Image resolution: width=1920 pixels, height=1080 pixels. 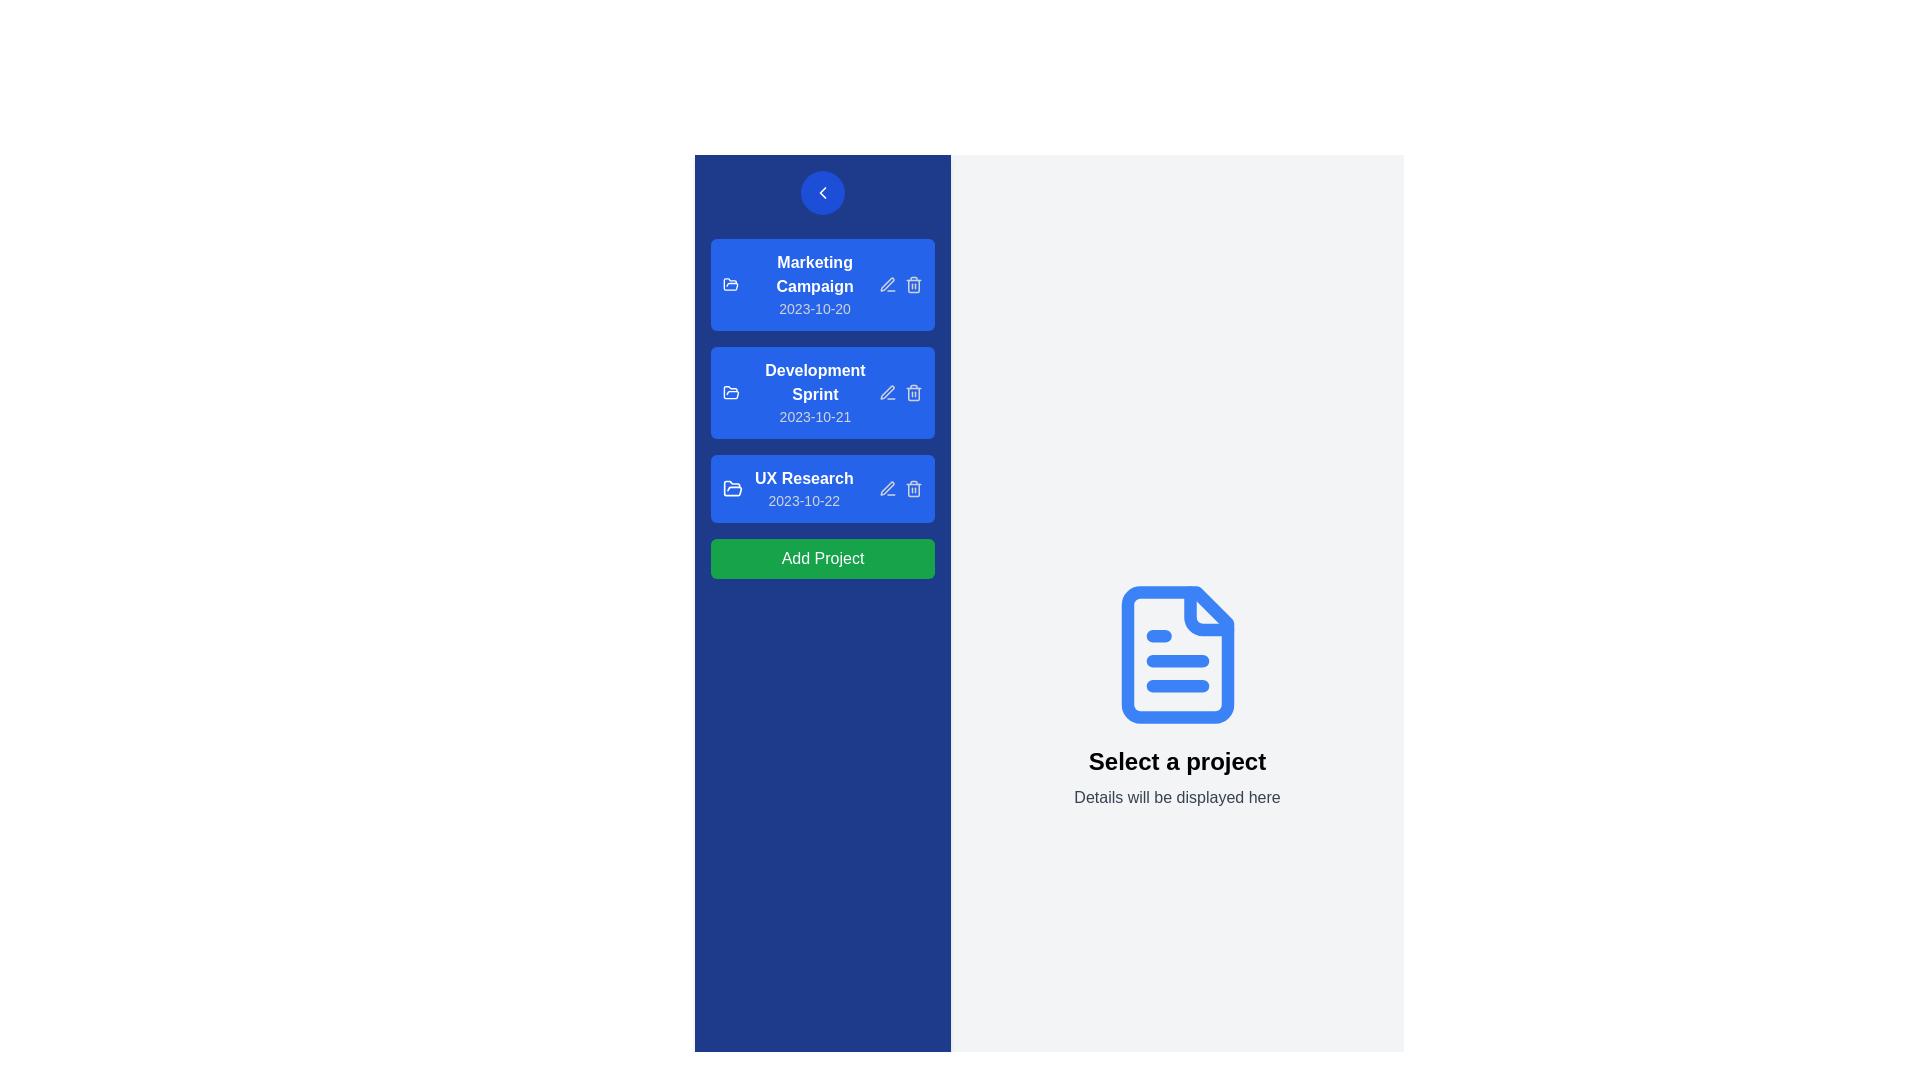 I want to click on the 'Add Project' button located at the bottom of the project list in the sidebar to trigger its hover state, so click(x=822, y=559).